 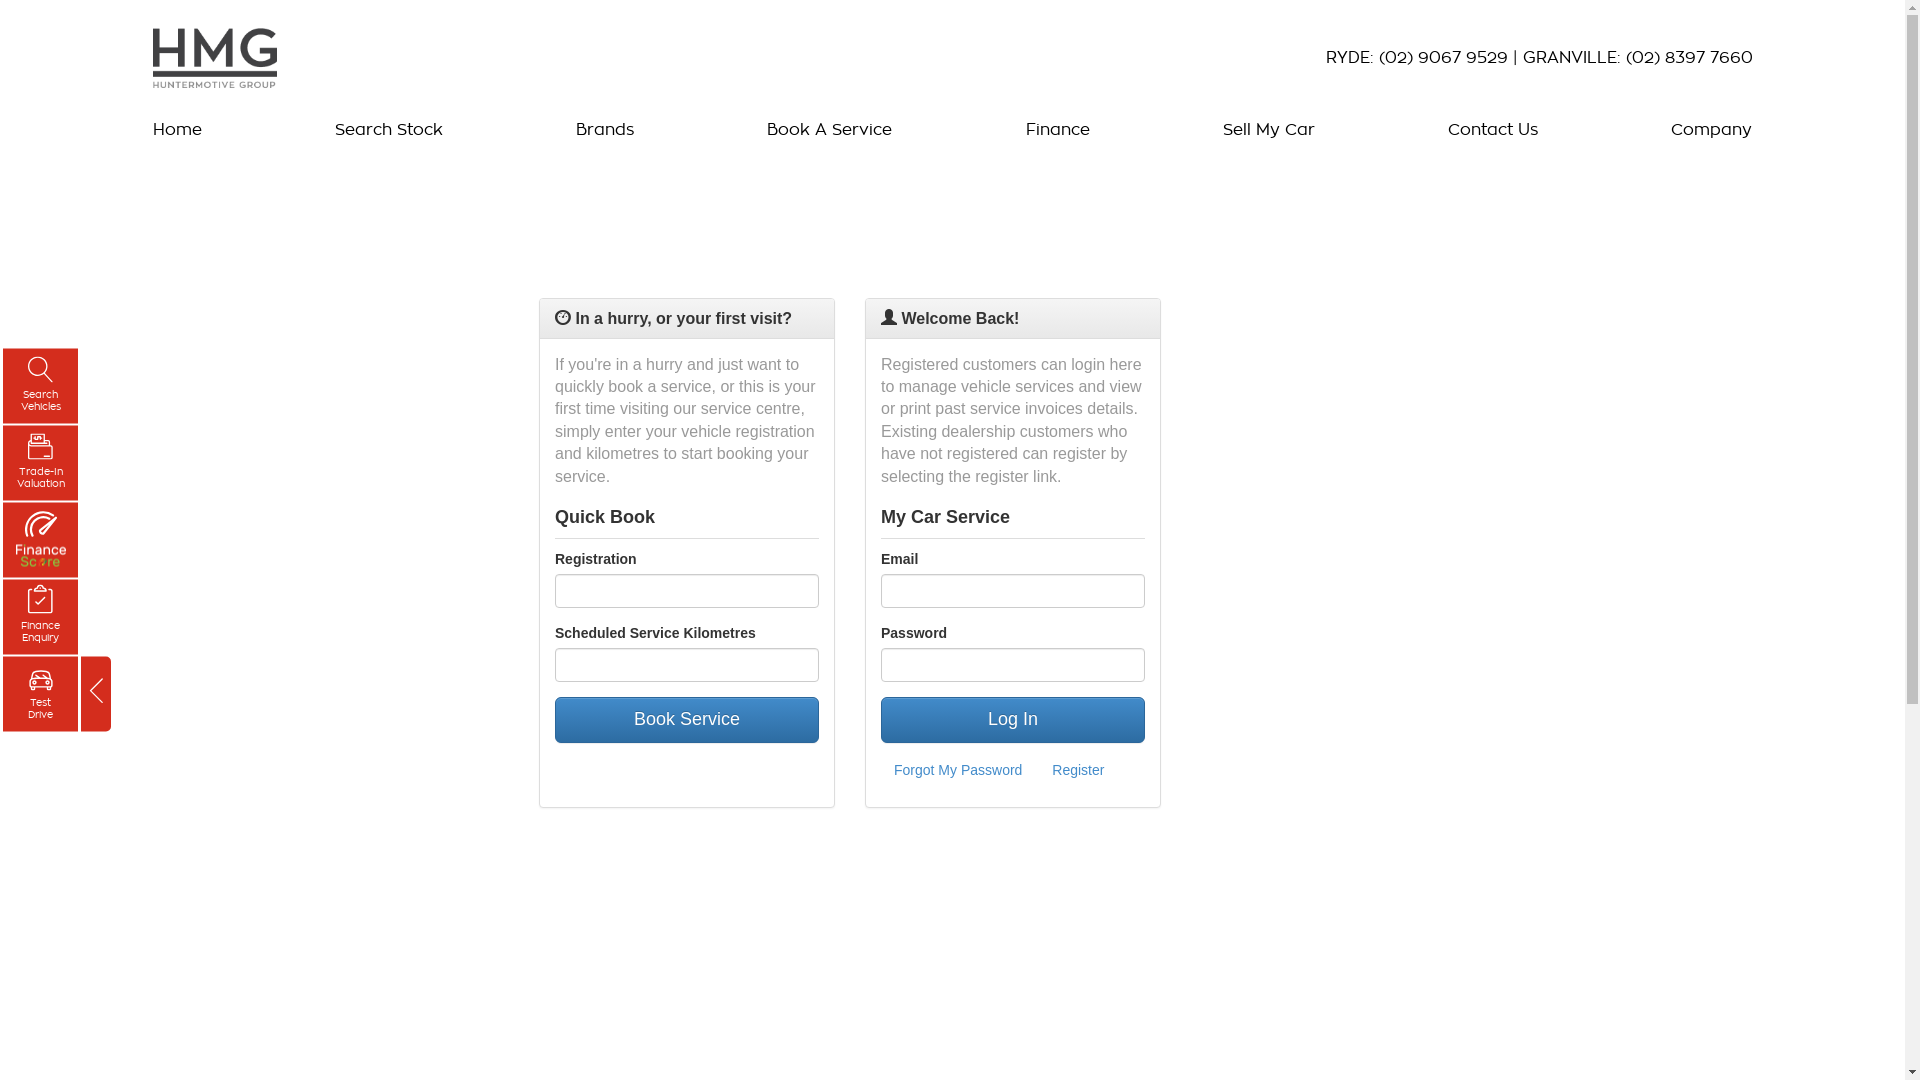 What do you see at coordinates (181, 130) in the screenshot?
I see `'Home'` at bounding box center [181, 130].